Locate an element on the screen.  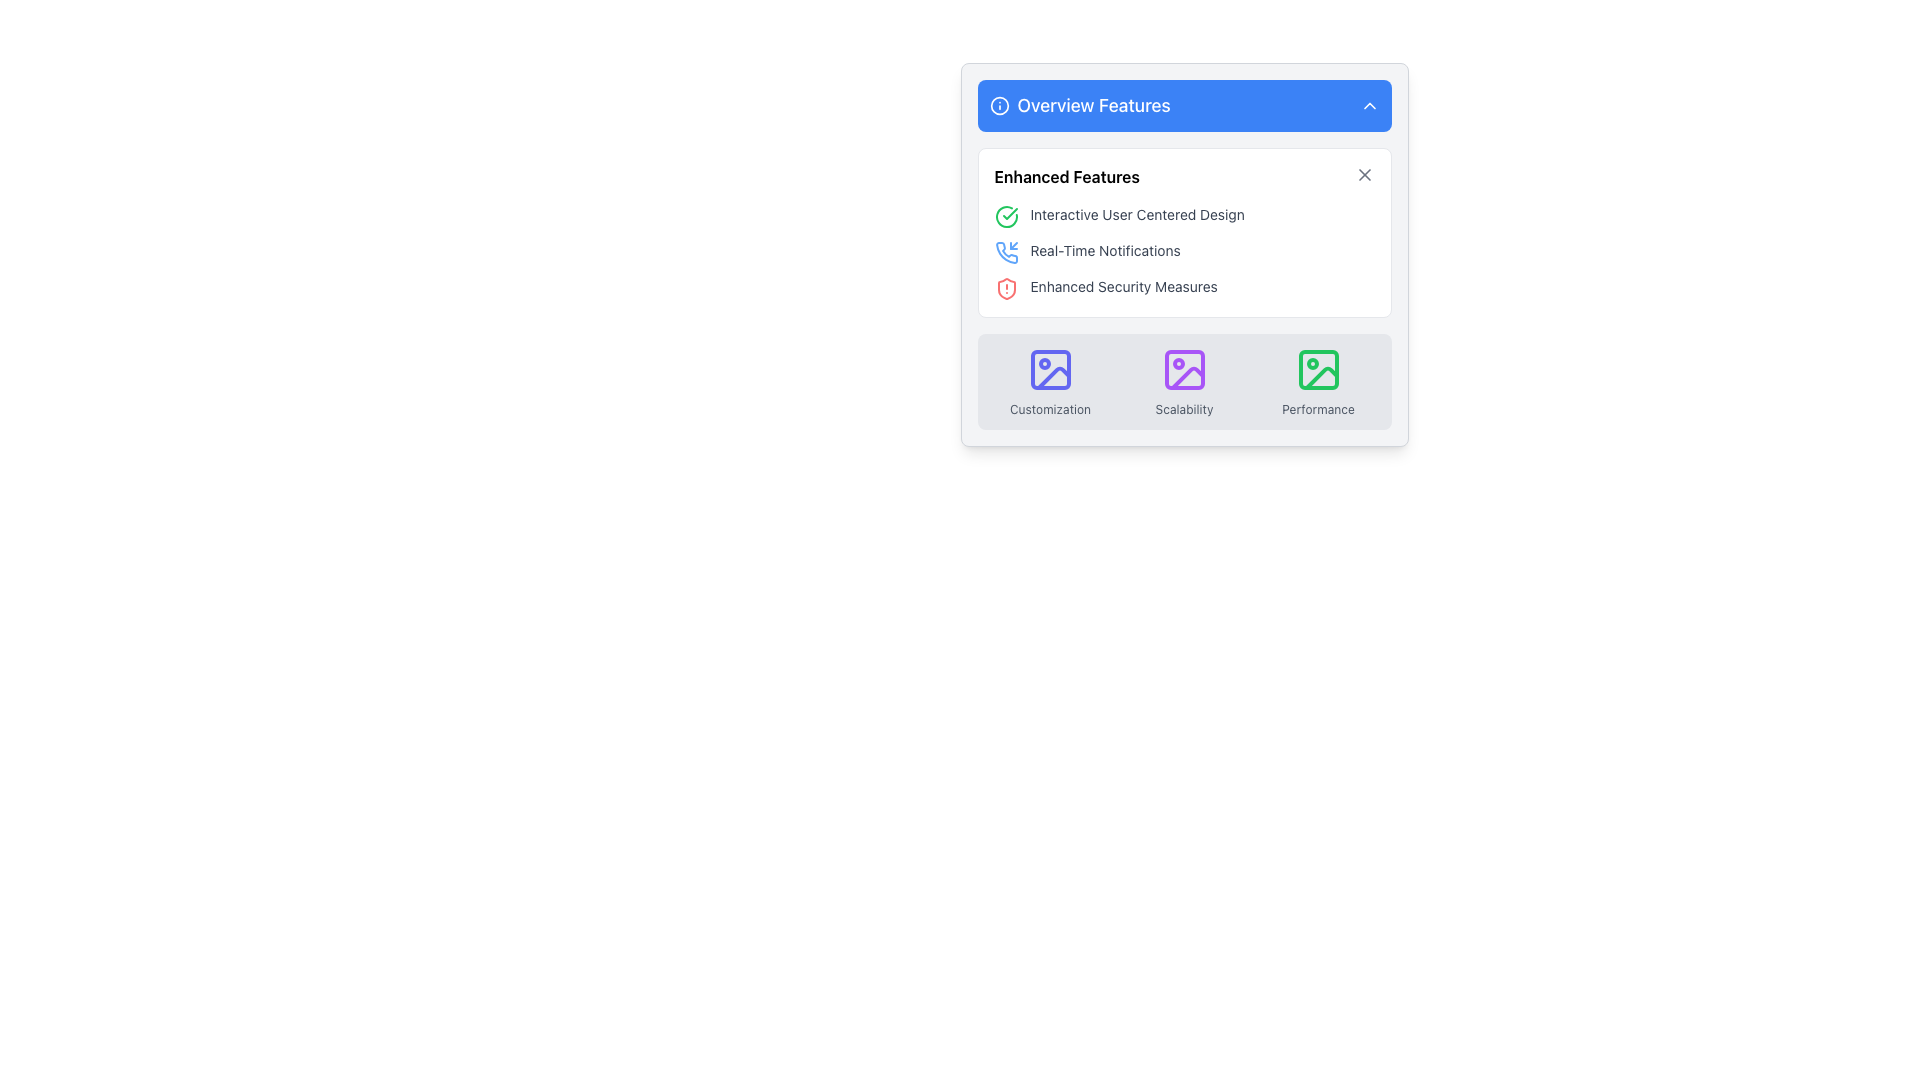
the phone call icon, which is styled with a blue stroke and is located to the left of the 'Real-Time Notifications' text in the second item of the vertically listed enhanced features is located at coordinates (1006, 251).